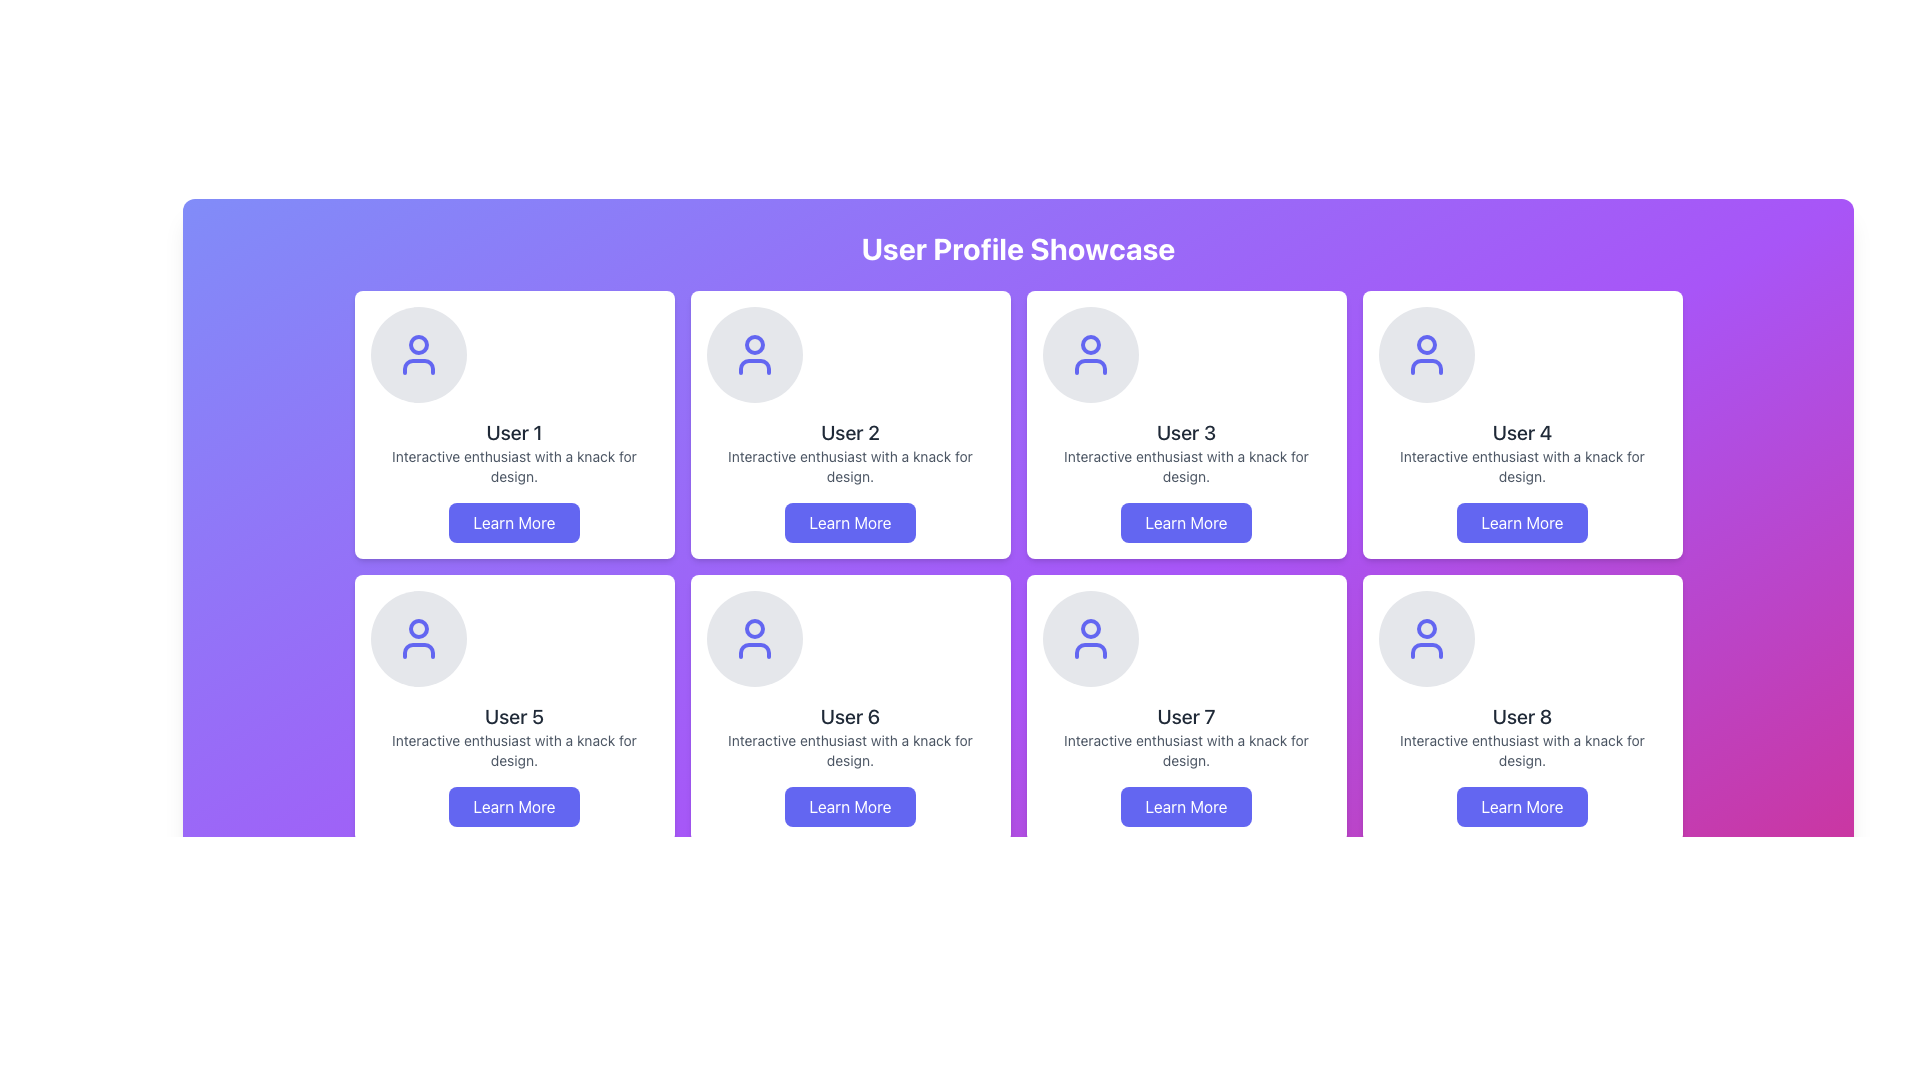 This screenshot has height=1080, width=1920. I want to click on the 'Learn More' button, which is a rectangular button with white text on an indigo background, located centrally within the 'User 4' card, so click(1521, 522).